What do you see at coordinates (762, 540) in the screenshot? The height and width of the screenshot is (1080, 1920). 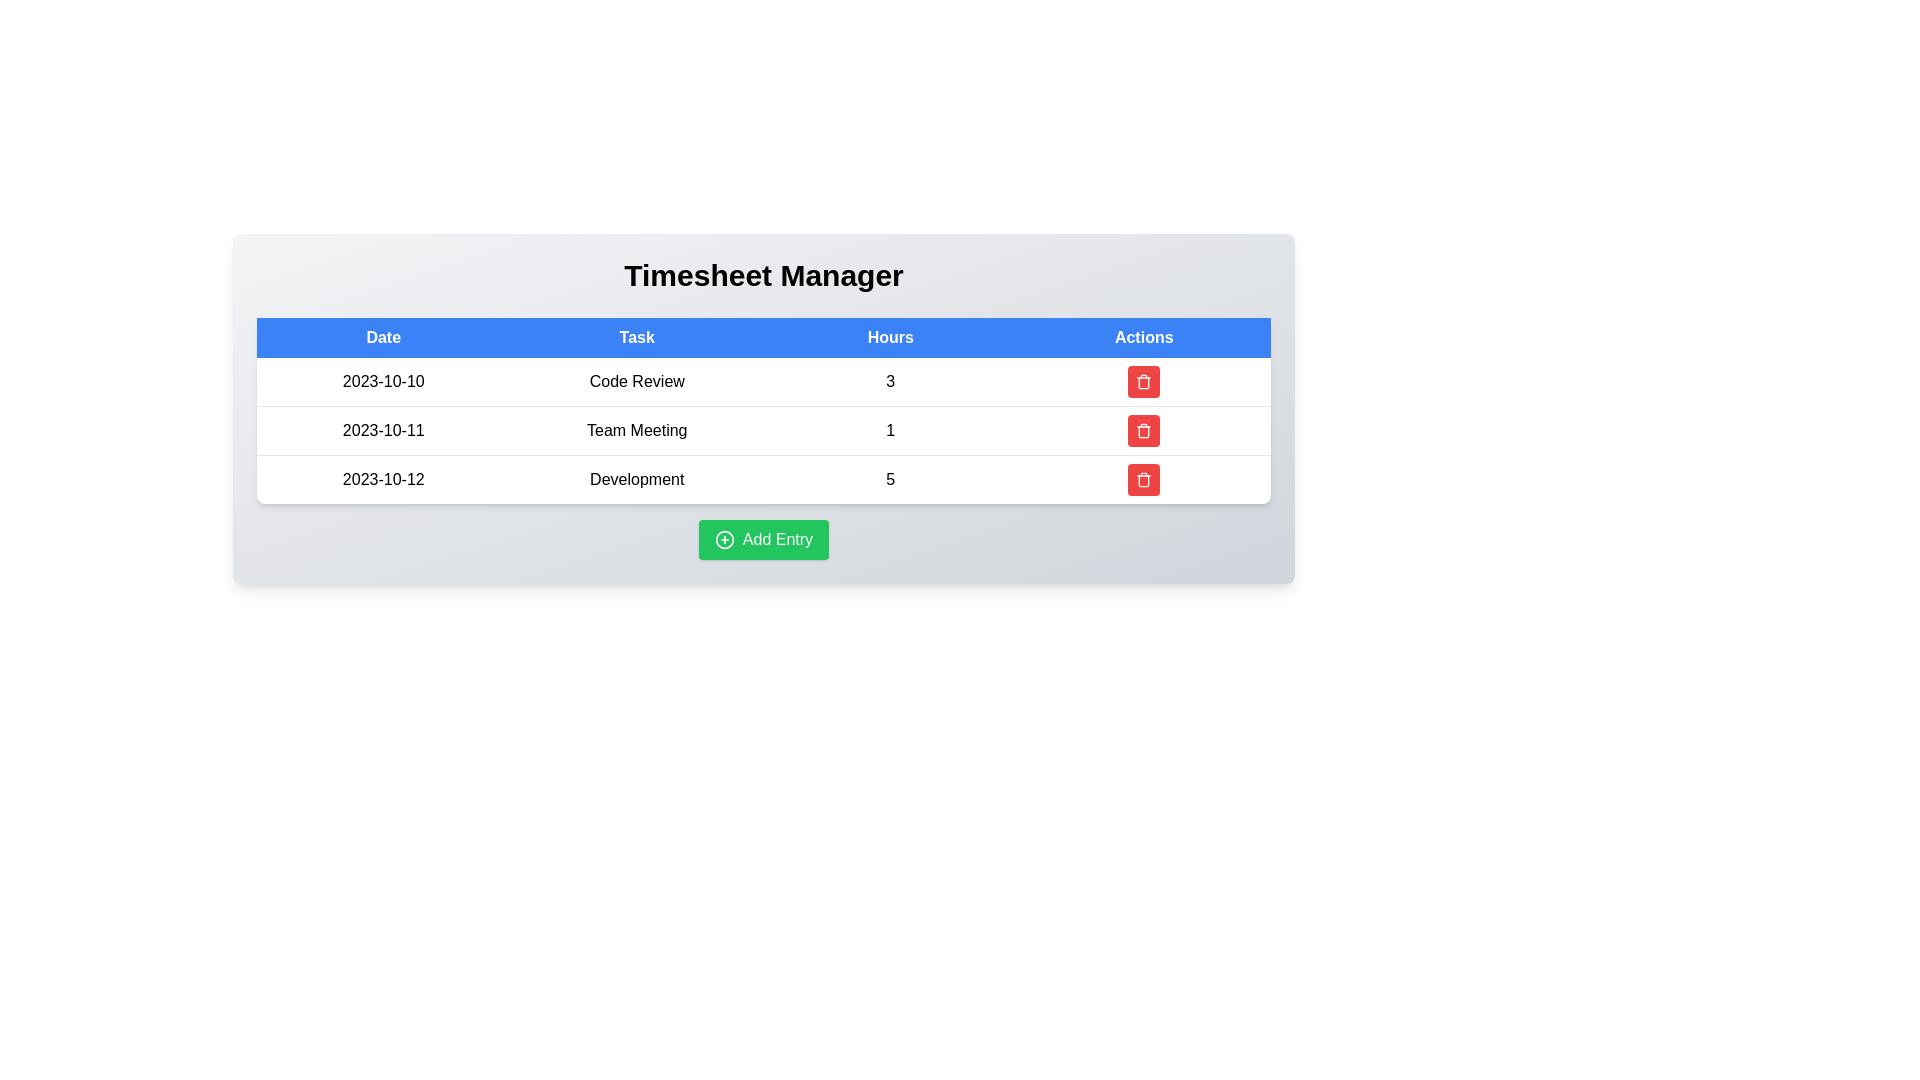 I see `the green button labeled 'Add Entry' with a plus icon` at bounding box center [762, 540].